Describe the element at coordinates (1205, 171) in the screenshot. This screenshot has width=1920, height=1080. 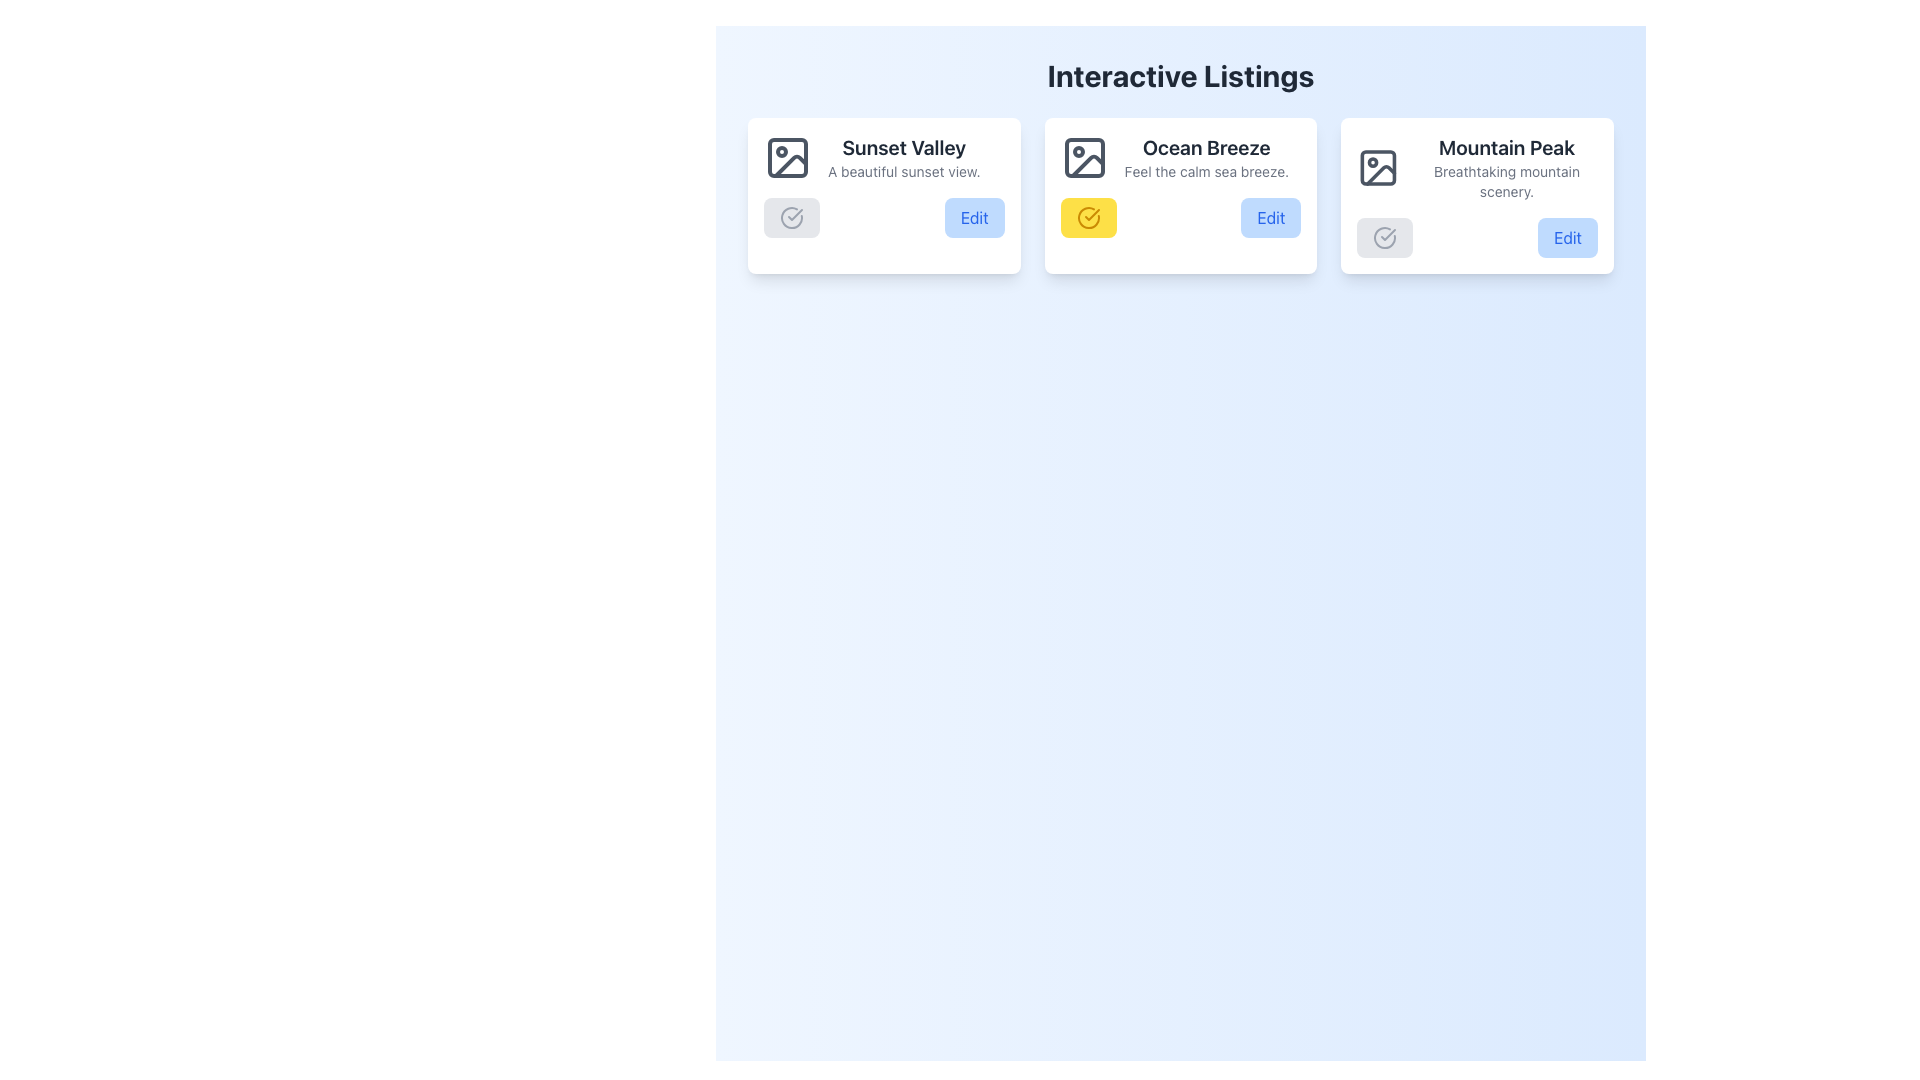
I see `the descriptive subtitle text of the 'Ocean Breeze' listing, which is the second line of text within its card` at that location.